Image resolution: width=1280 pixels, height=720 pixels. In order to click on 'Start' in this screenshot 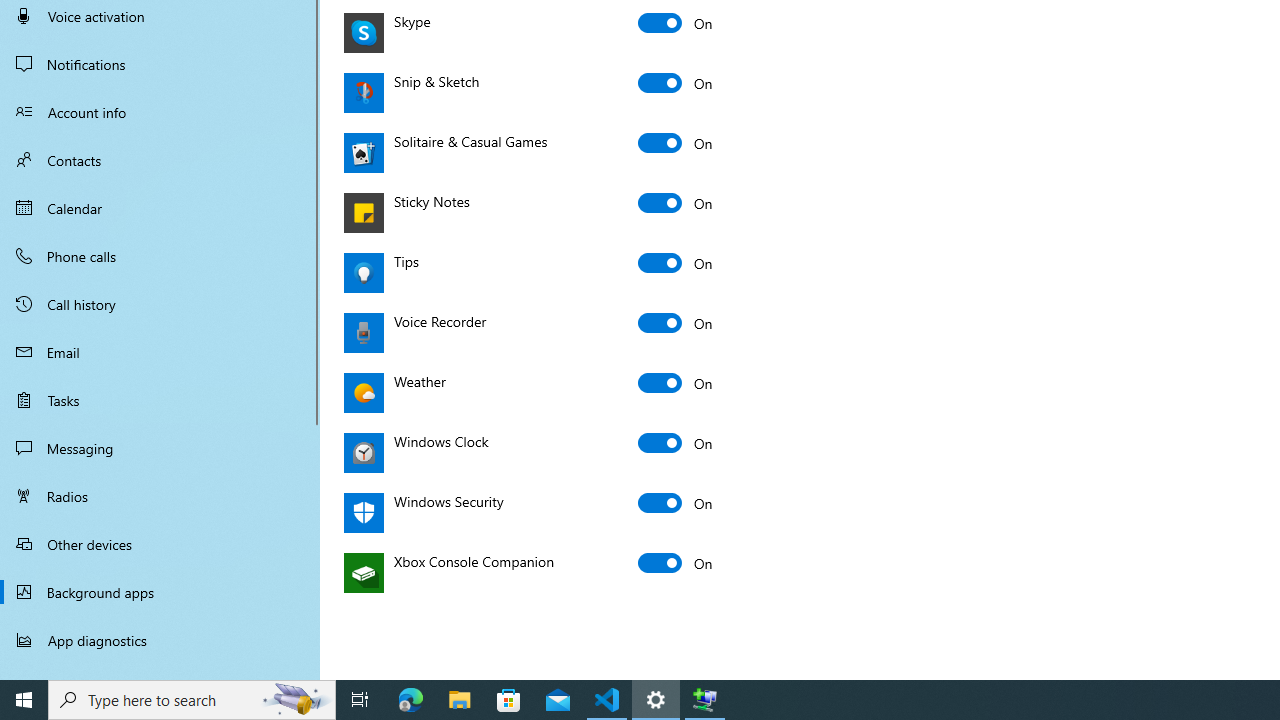, I will do `click(24, 698)`.